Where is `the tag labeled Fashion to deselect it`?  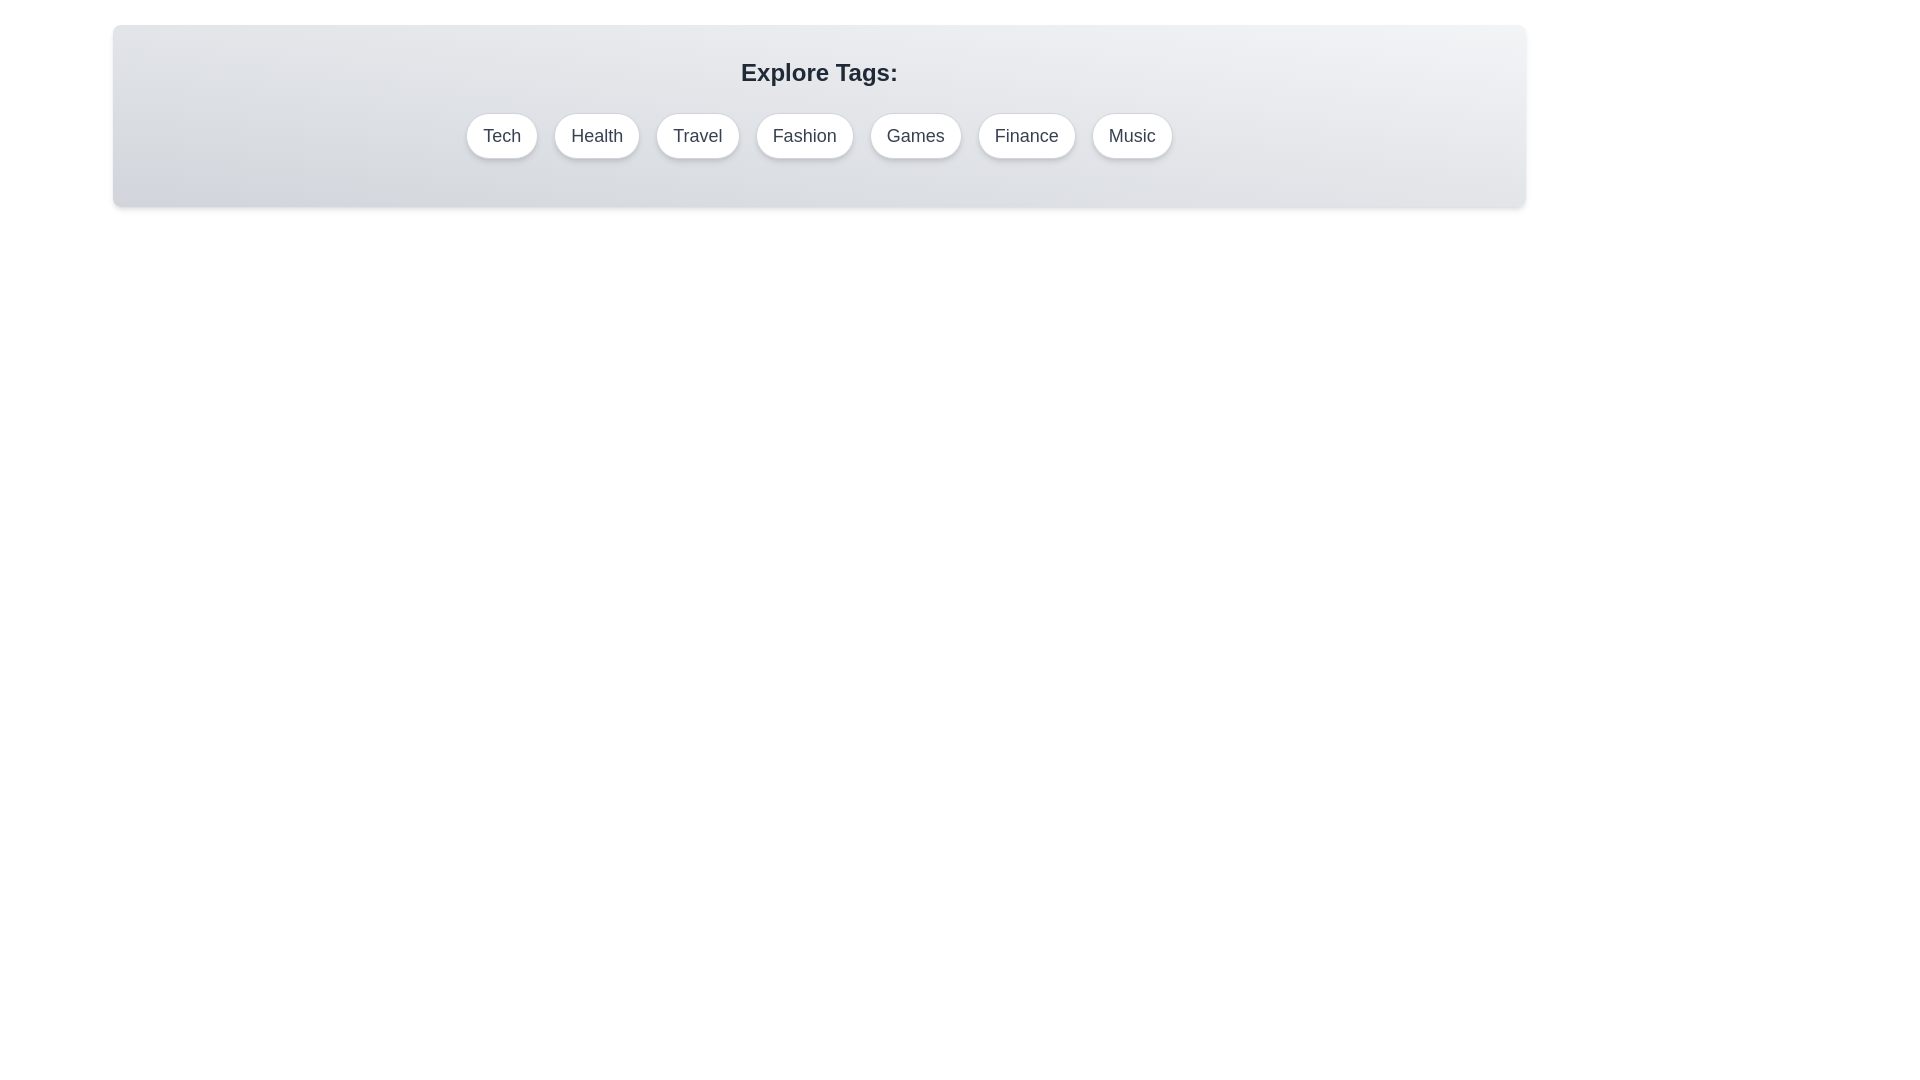
the tag labeled Fashion to deselect it is located at coordinates (804, 135).